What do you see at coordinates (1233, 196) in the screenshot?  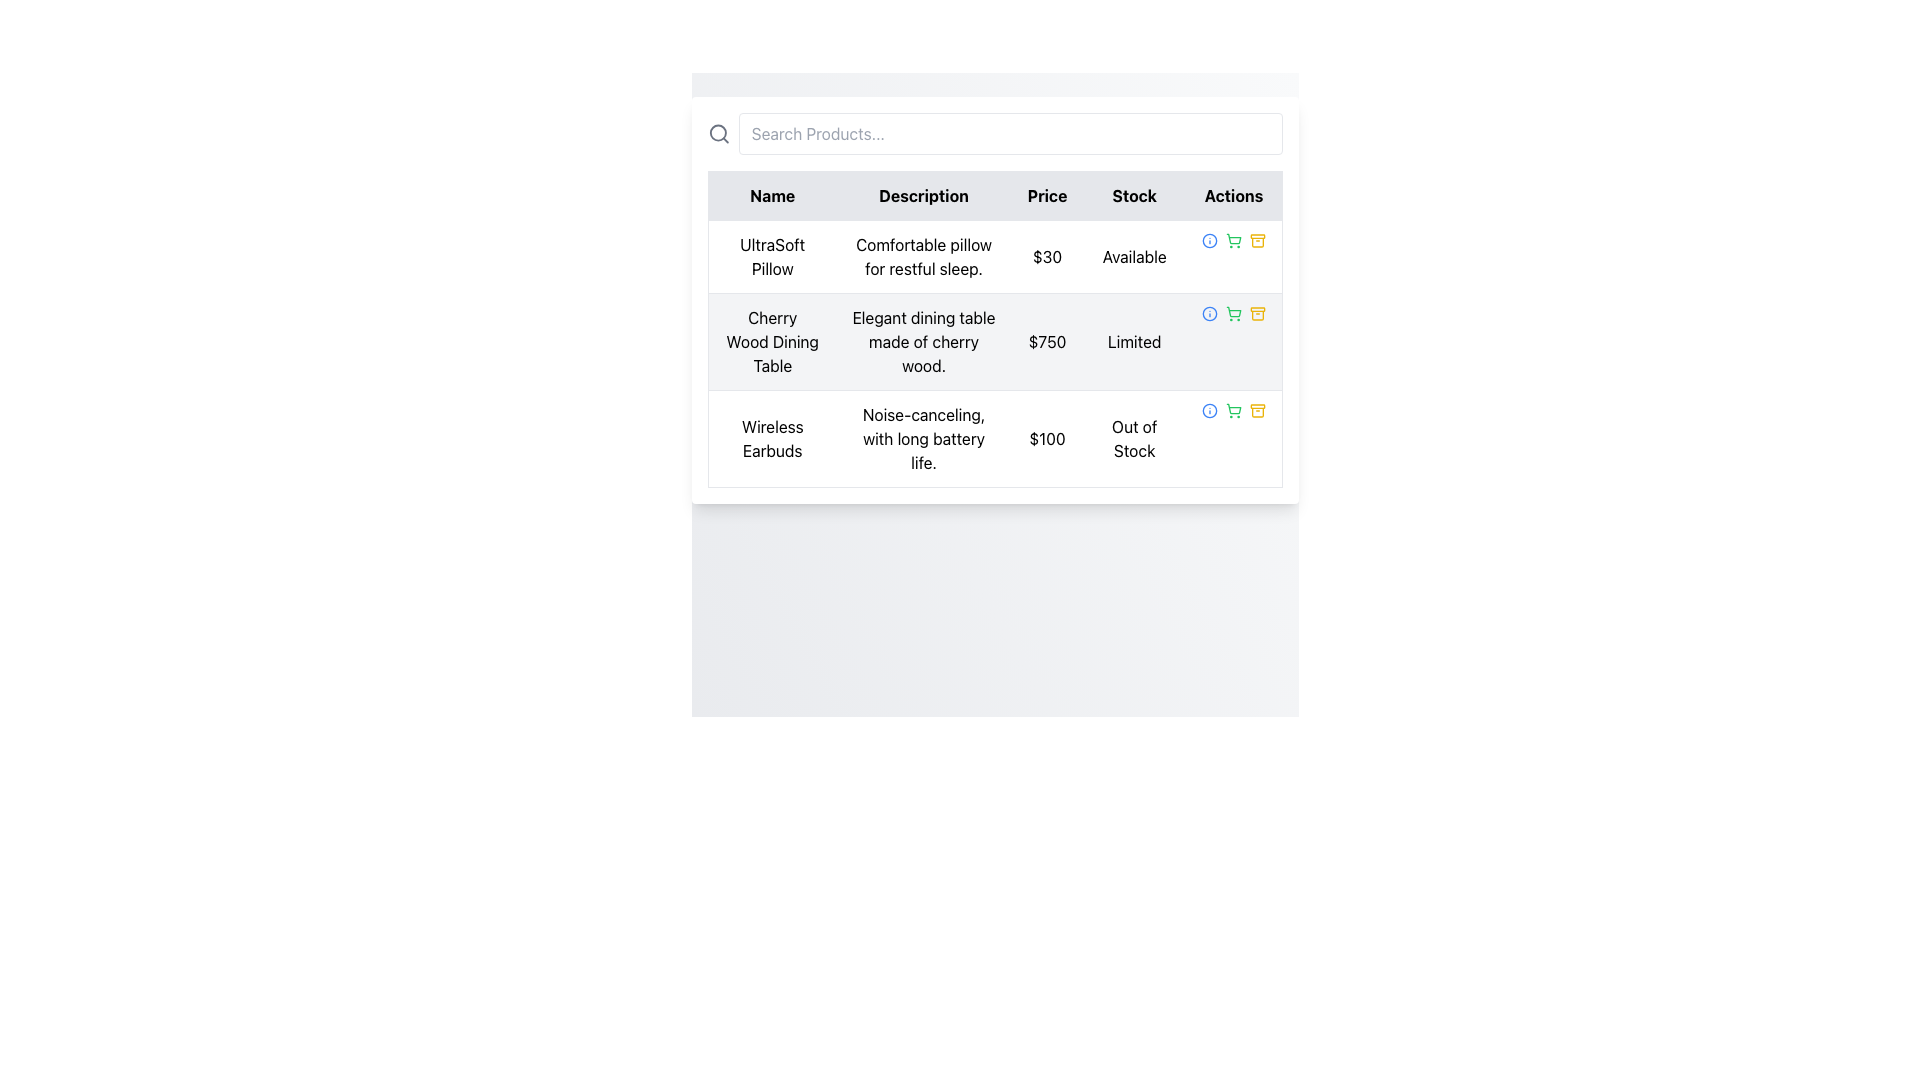 I see `the text label 'Actions' in bold font, located at the far right of the table header row` at bounding box center [1233, 196].